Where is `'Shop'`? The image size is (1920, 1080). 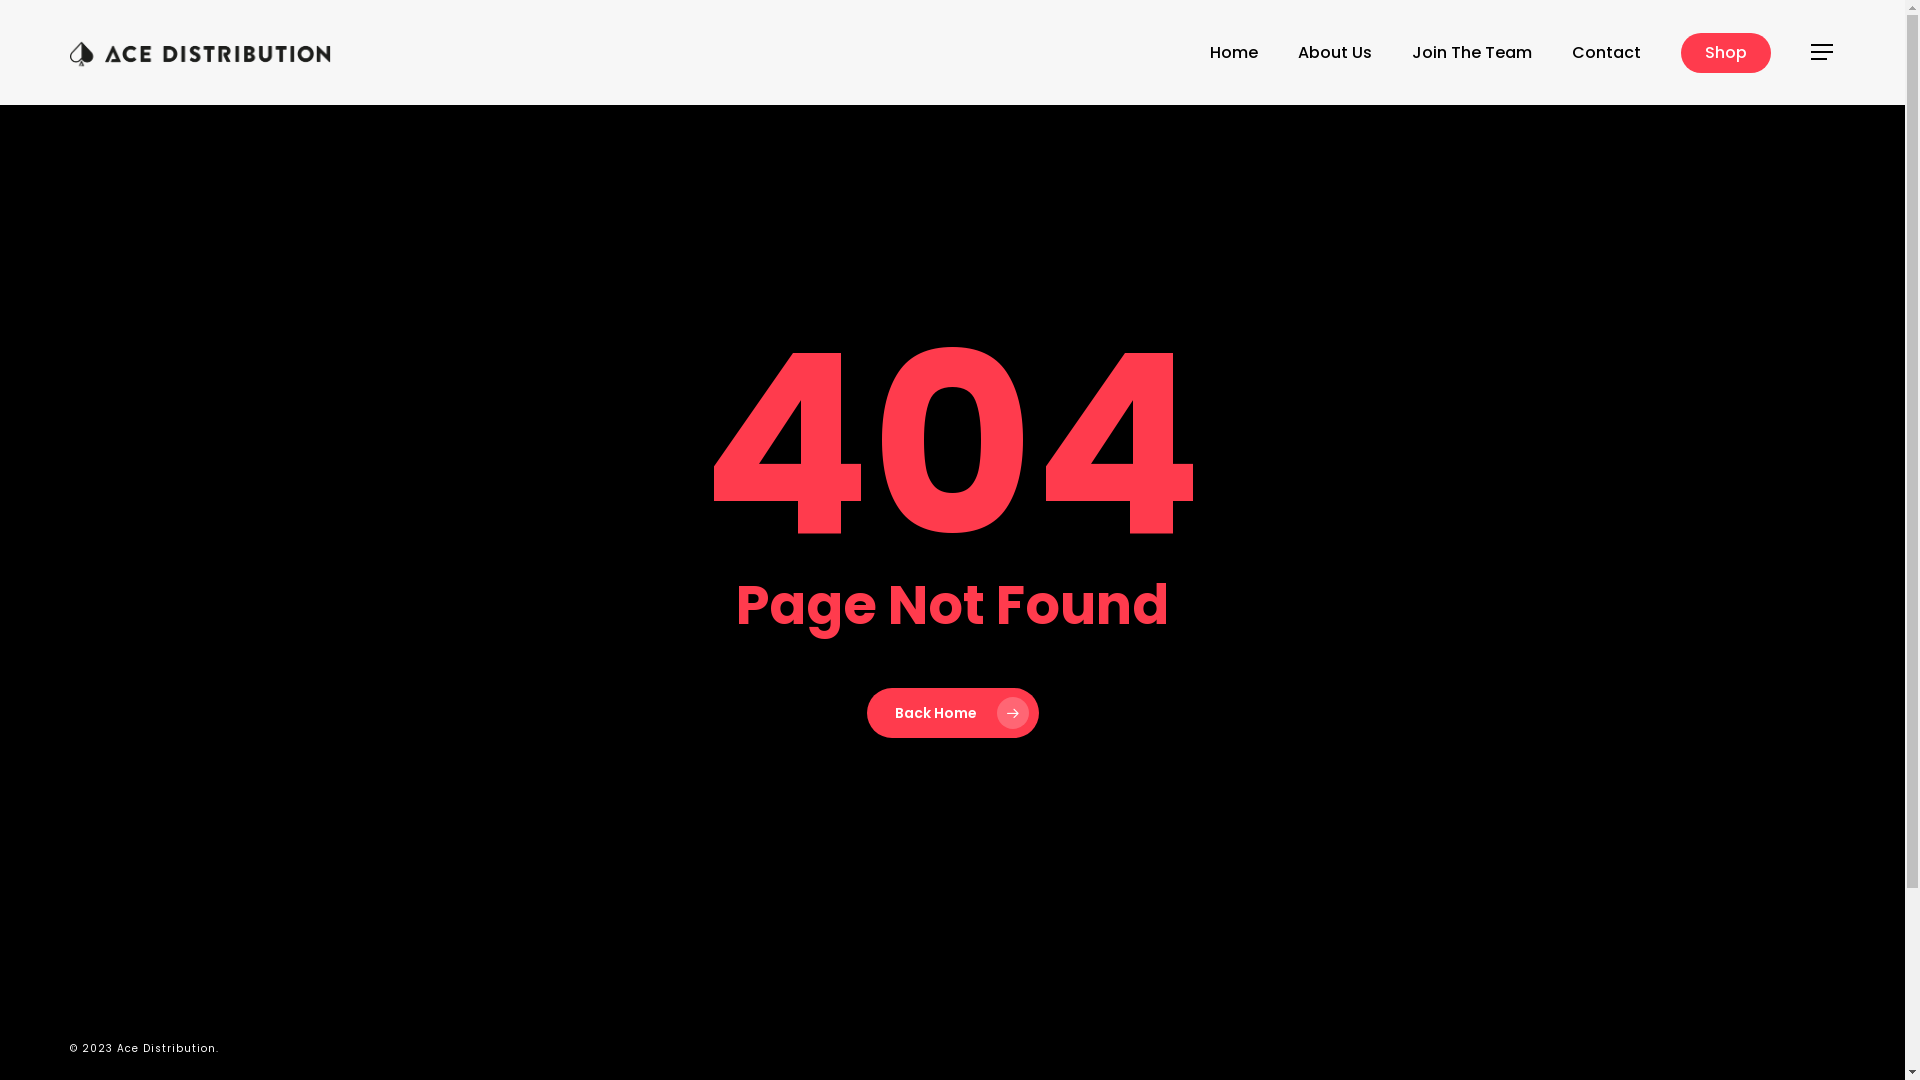
'Shop' is located at coordinates (1680, 50).